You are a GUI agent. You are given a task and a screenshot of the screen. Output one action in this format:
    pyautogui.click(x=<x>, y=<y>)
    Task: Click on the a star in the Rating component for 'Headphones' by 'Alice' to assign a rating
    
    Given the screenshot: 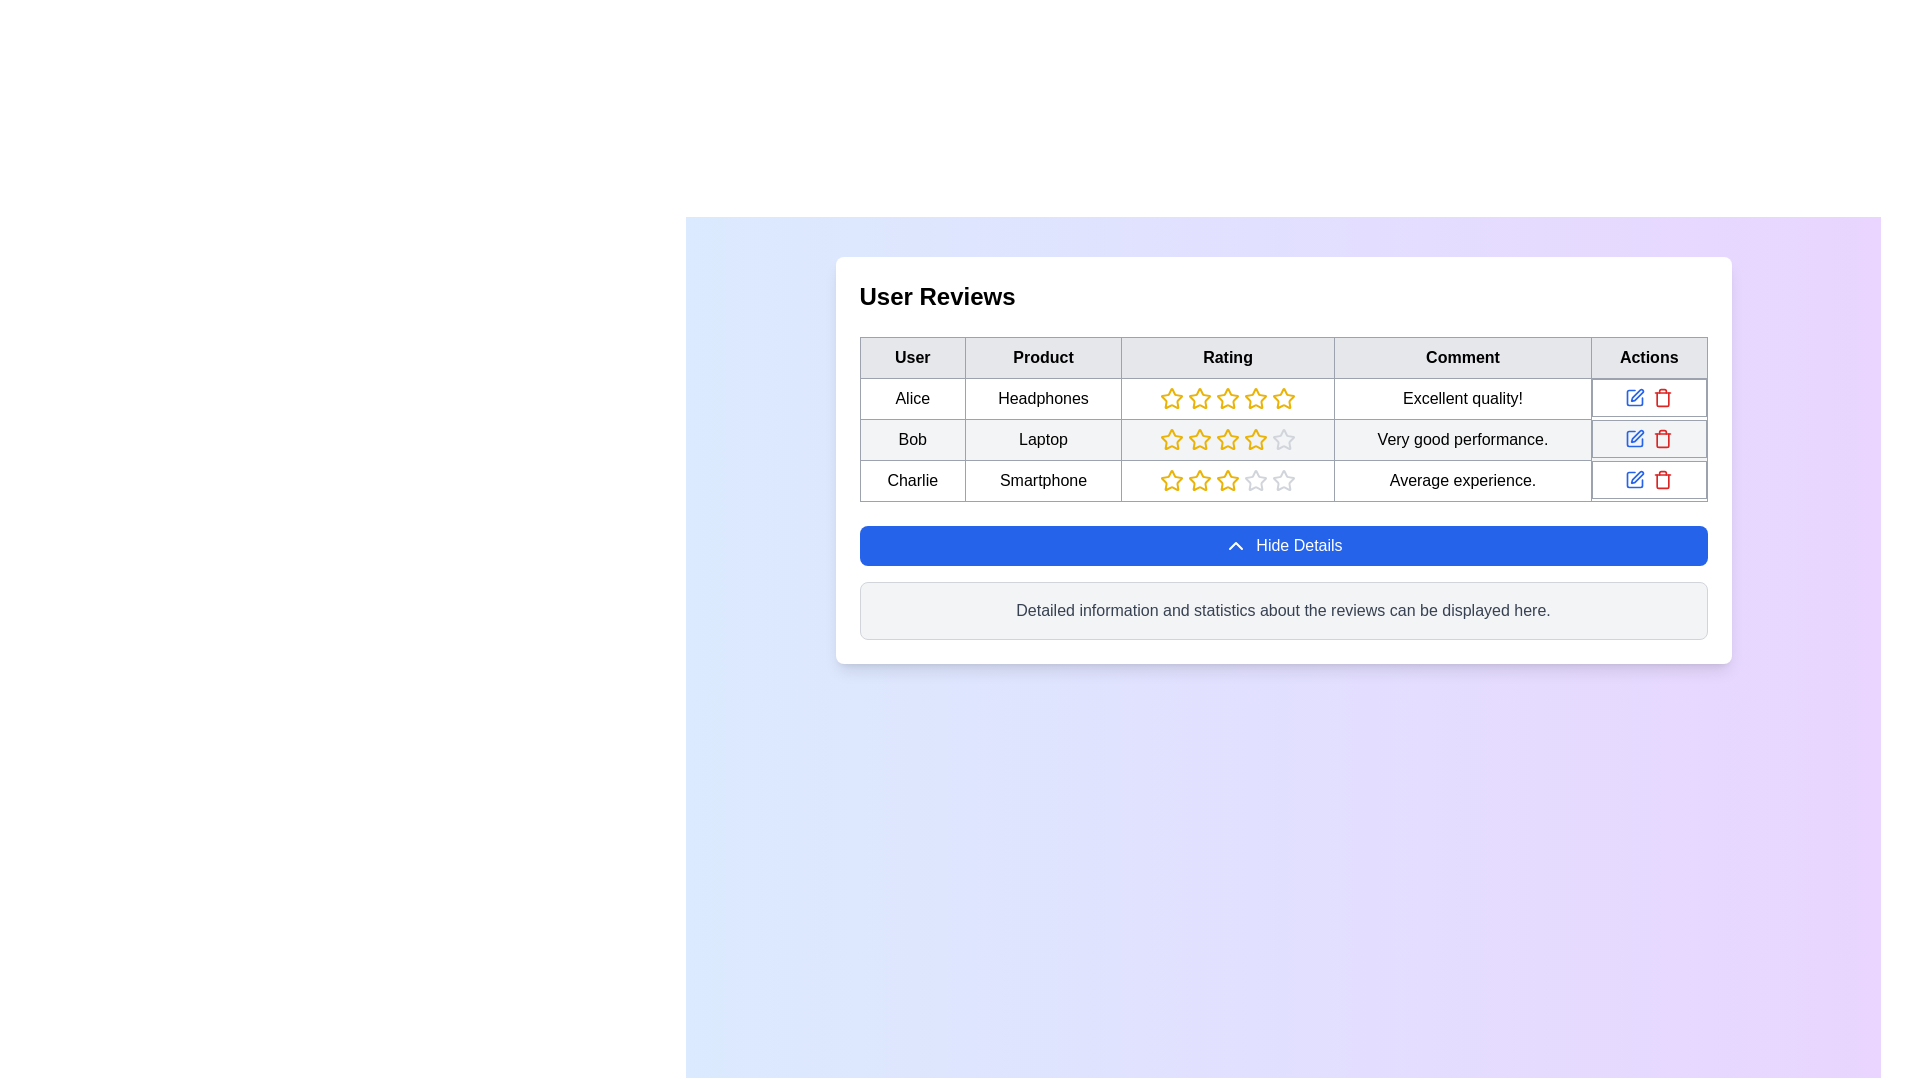 What is the action you would take?
    pyautogui.click(x=1227, y=398)
    